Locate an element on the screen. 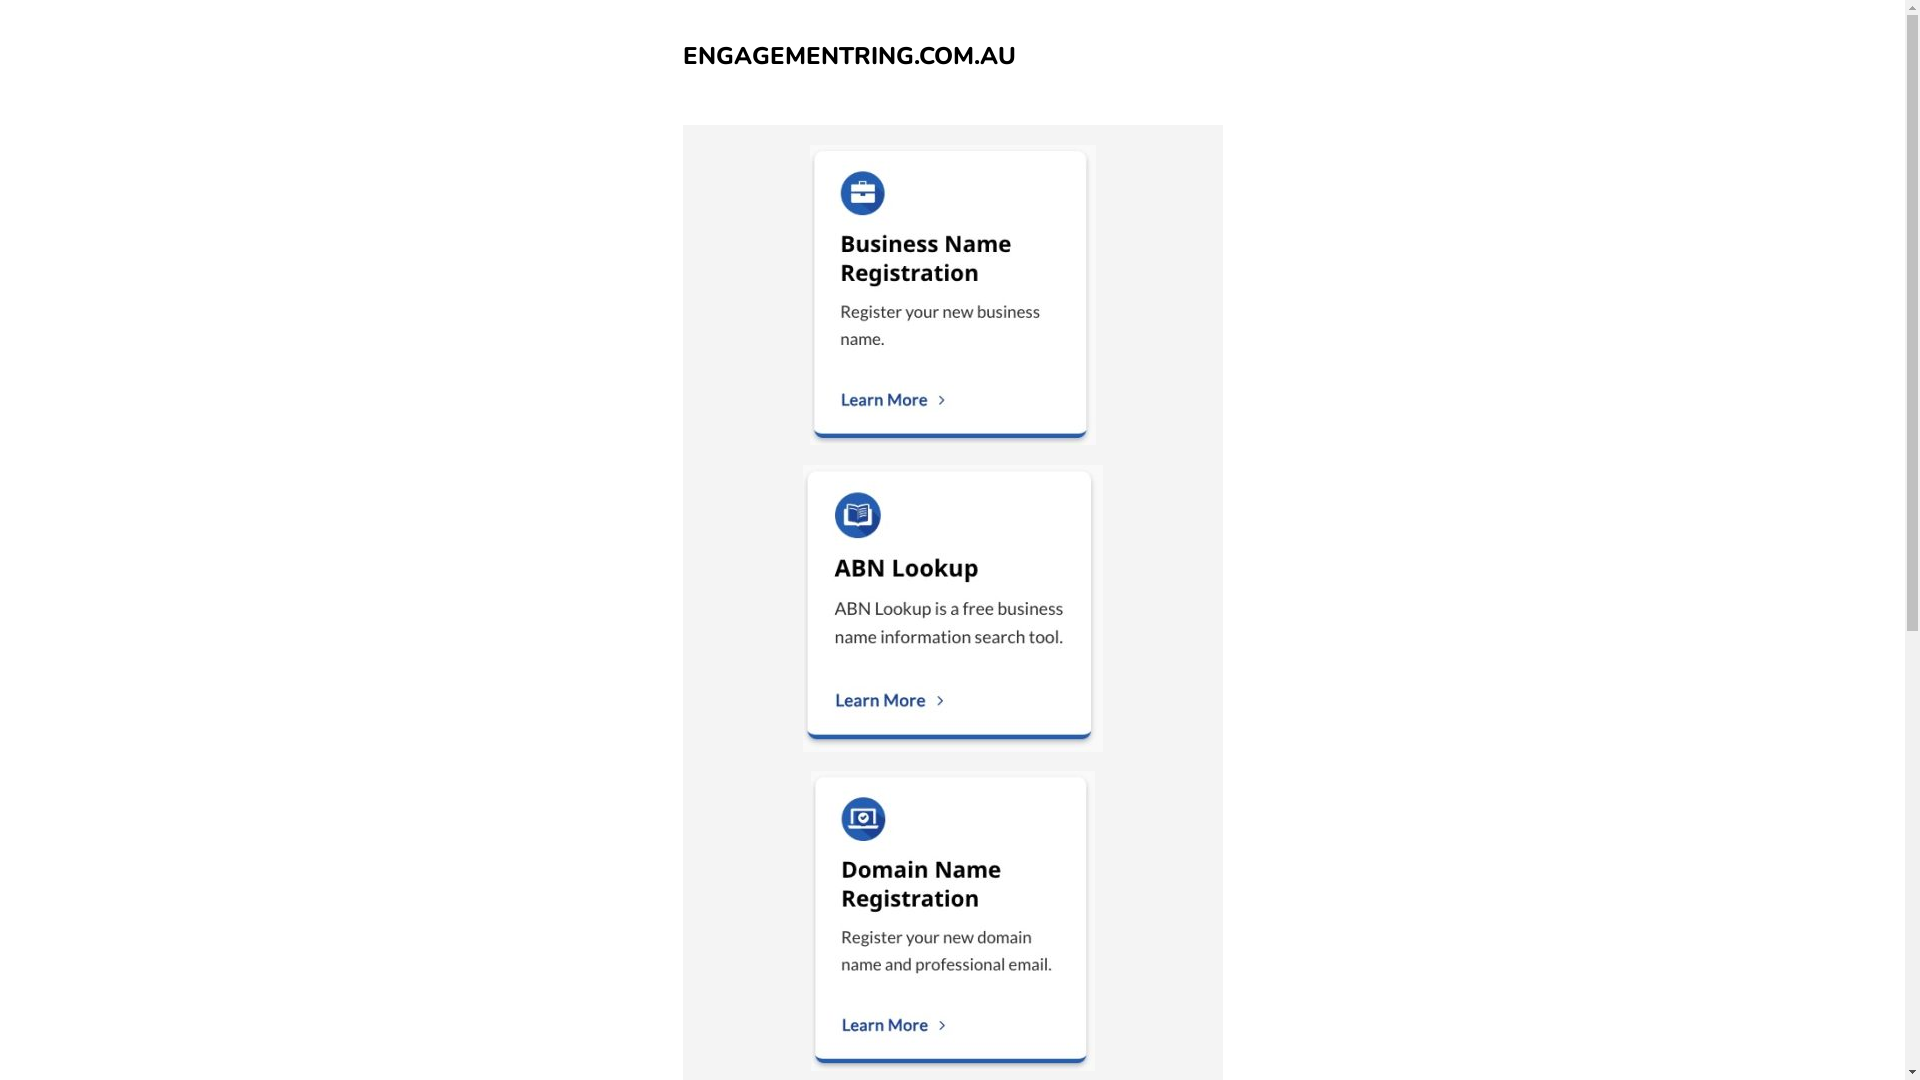 This screenshot has width=1920, height=1080. 'ENGAGEMENTRING.COM.AU' is located at coordinates (848, 55).